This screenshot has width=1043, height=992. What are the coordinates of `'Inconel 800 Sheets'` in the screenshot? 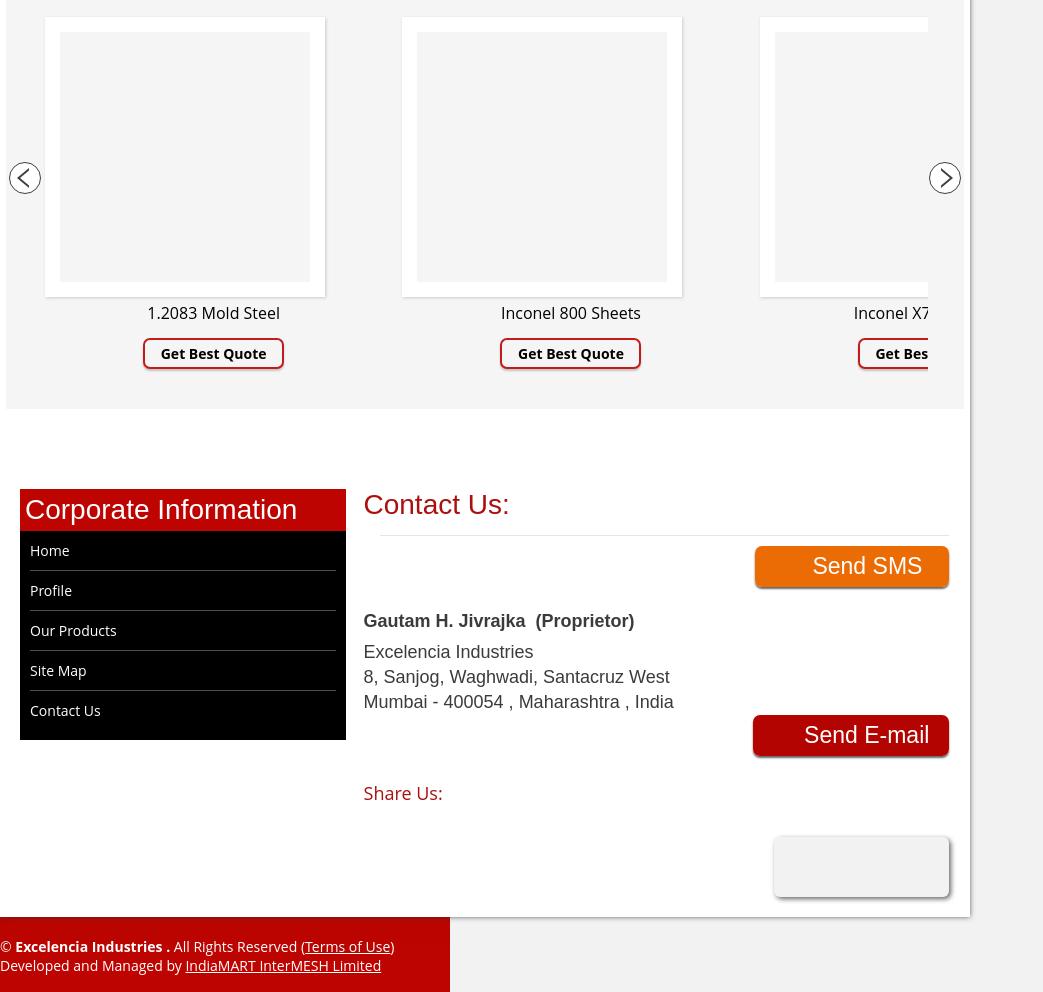 It's located at (569, 312).